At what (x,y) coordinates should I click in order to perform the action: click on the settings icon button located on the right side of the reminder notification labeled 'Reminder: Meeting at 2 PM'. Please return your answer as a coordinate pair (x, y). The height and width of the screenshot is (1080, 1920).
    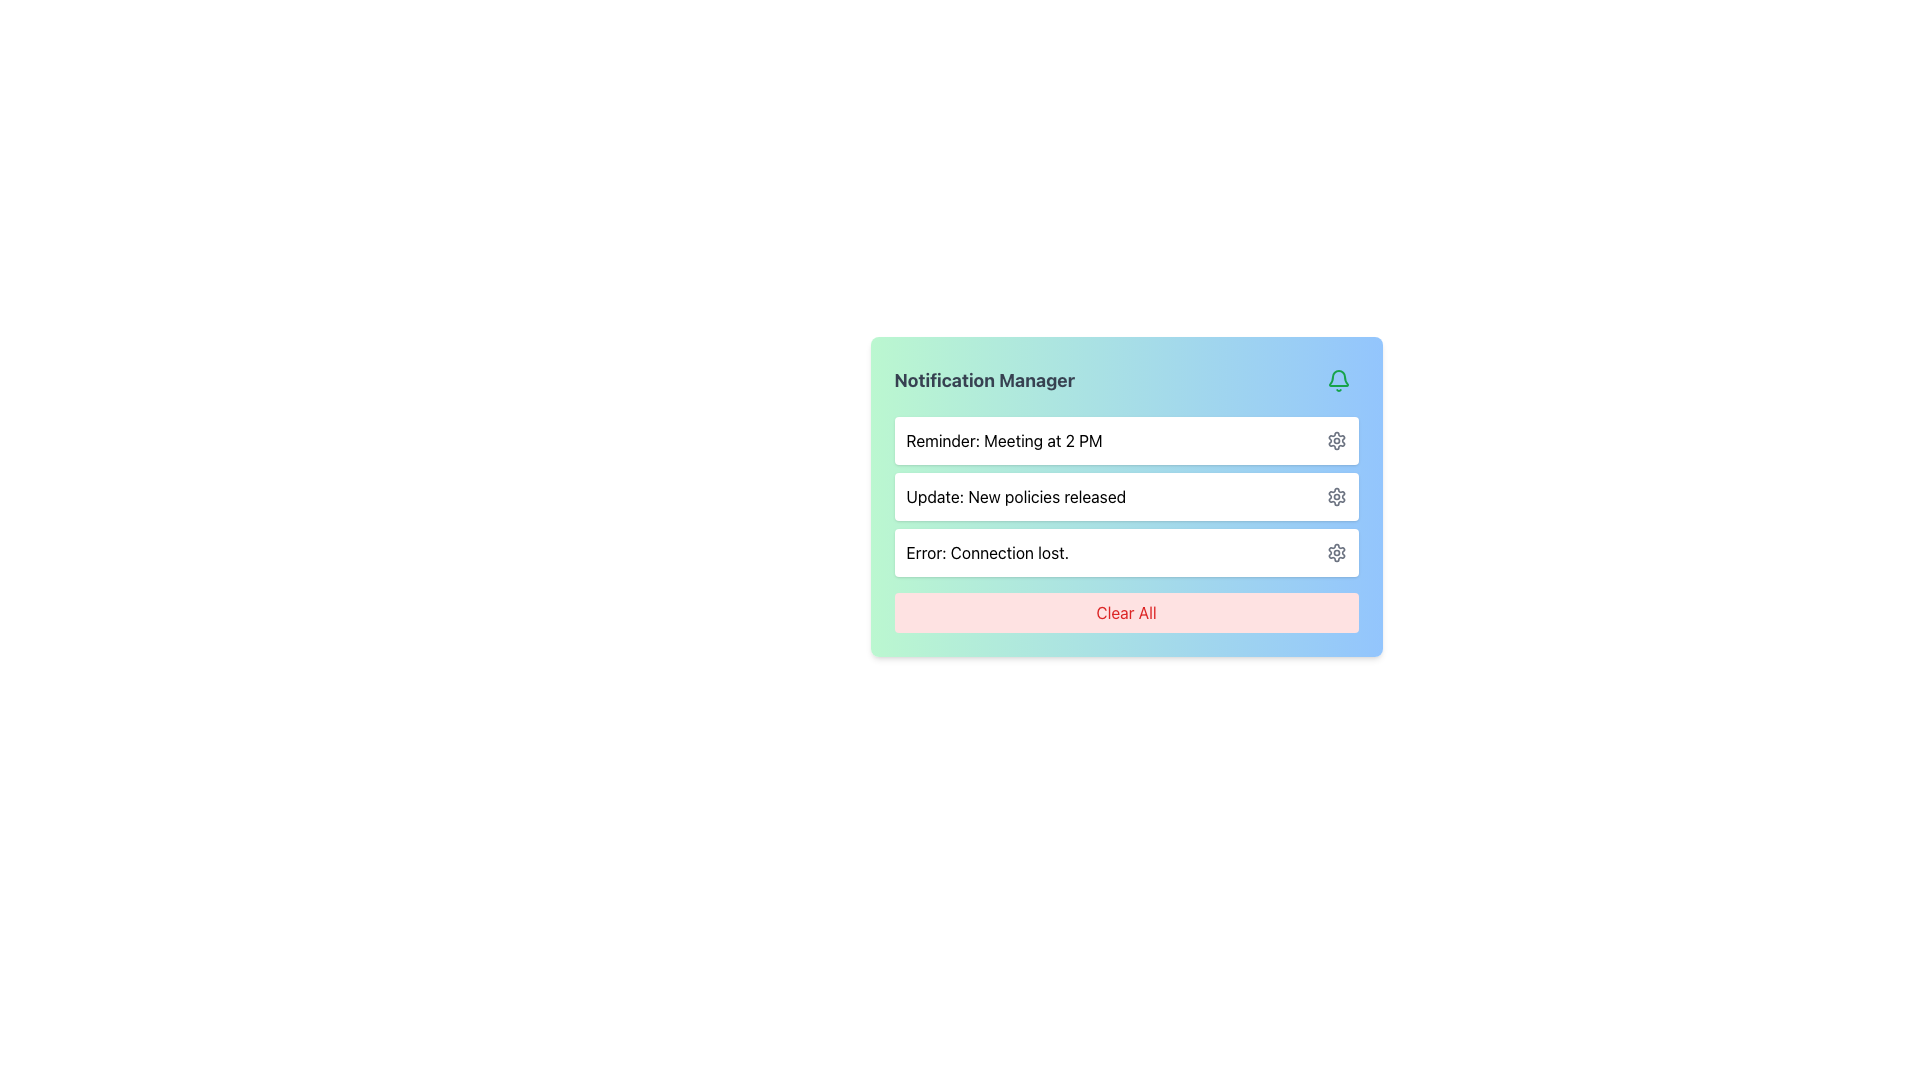
    Looking at the image, I should click on (1336, 439).